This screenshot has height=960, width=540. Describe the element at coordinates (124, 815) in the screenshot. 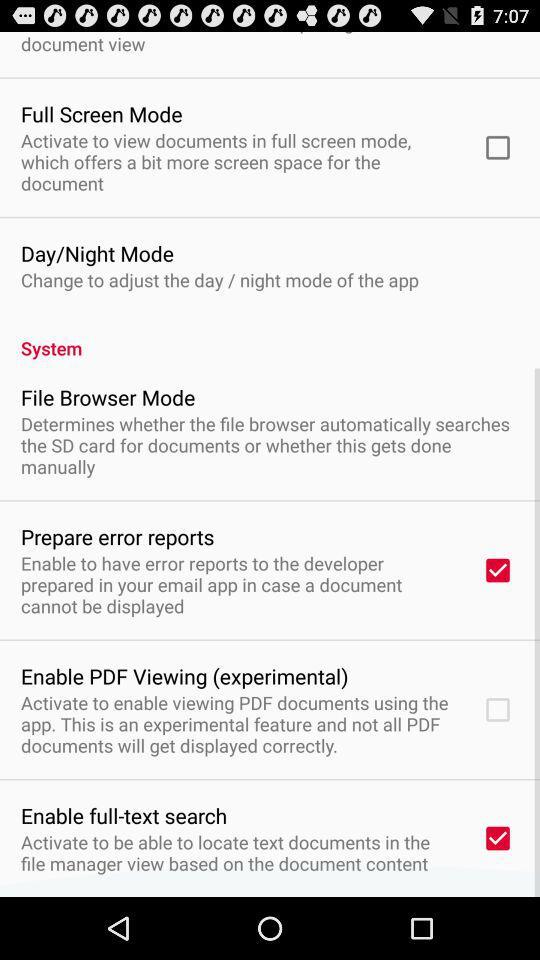

I see `app below activate to enable app` at that location.